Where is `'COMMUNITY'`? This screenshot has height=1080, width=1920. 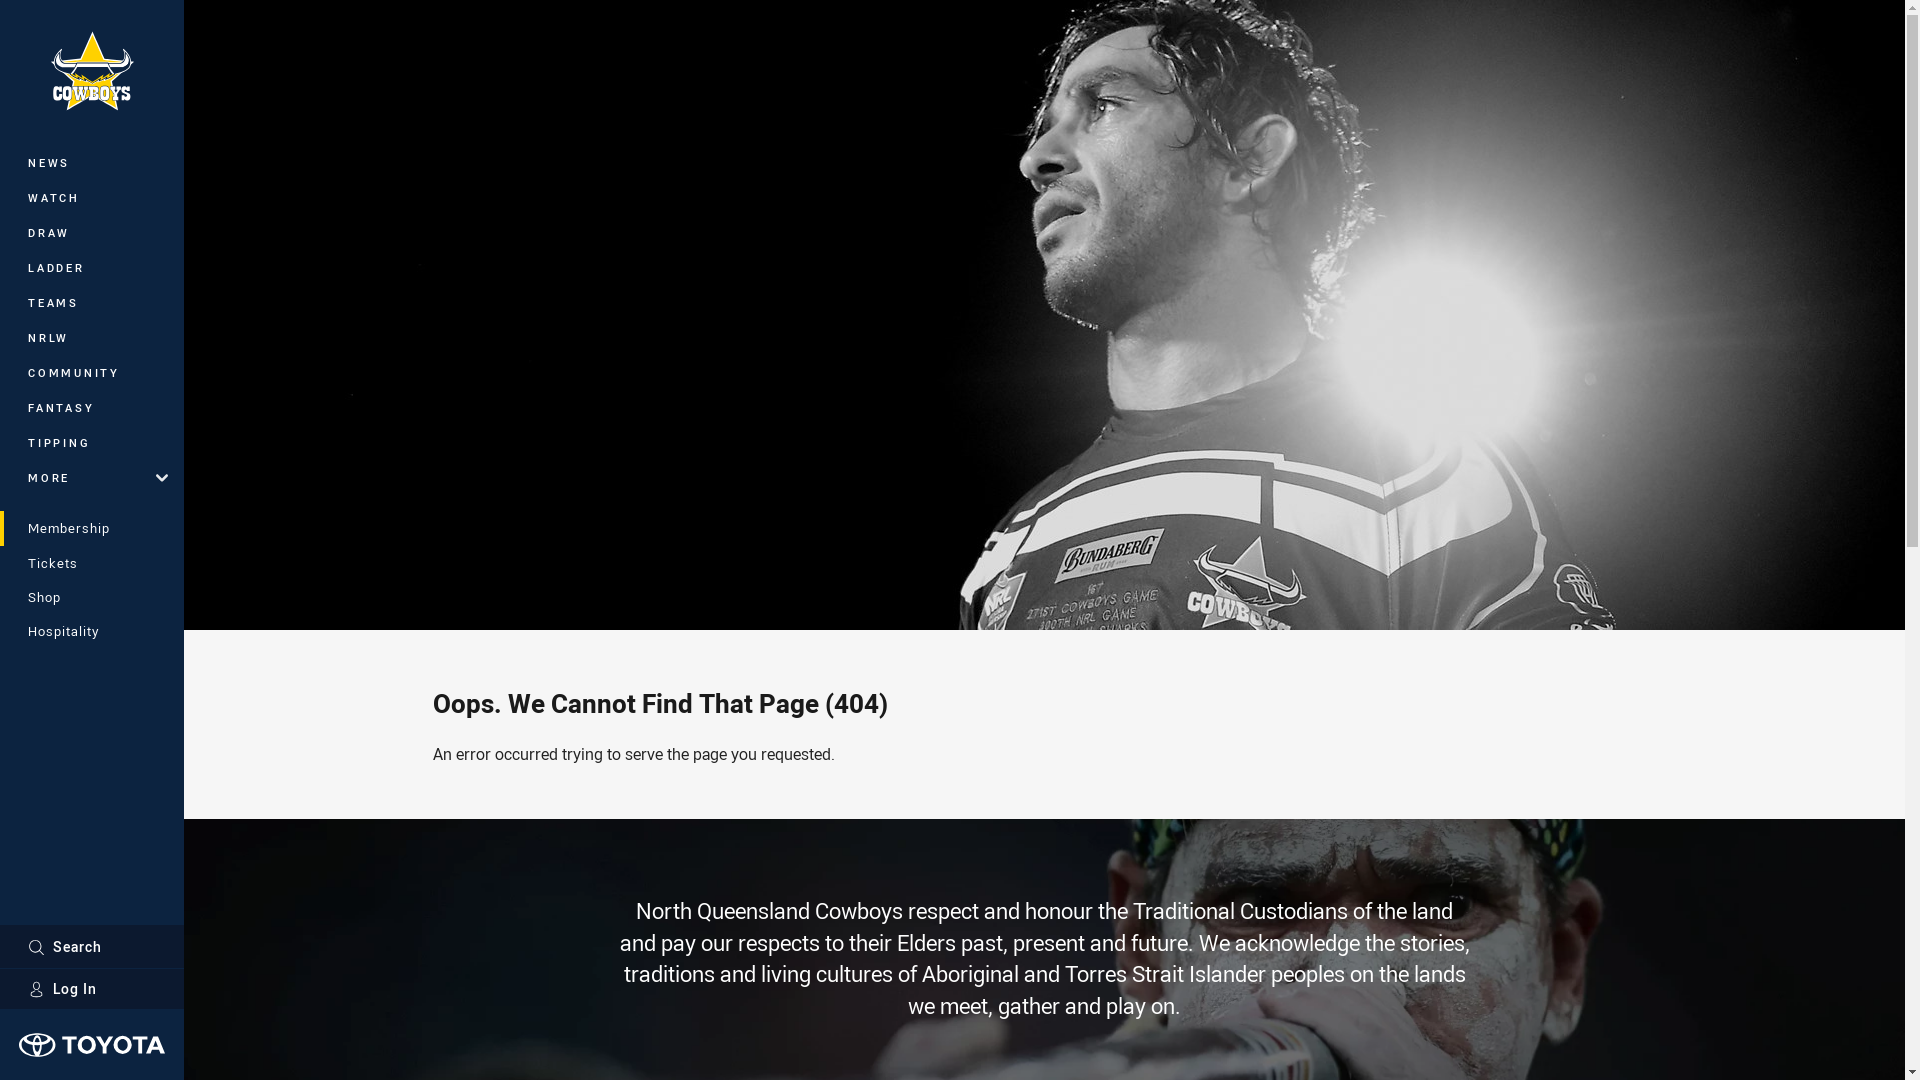
'COMMUNITY' is located at coordinates (90, 372).